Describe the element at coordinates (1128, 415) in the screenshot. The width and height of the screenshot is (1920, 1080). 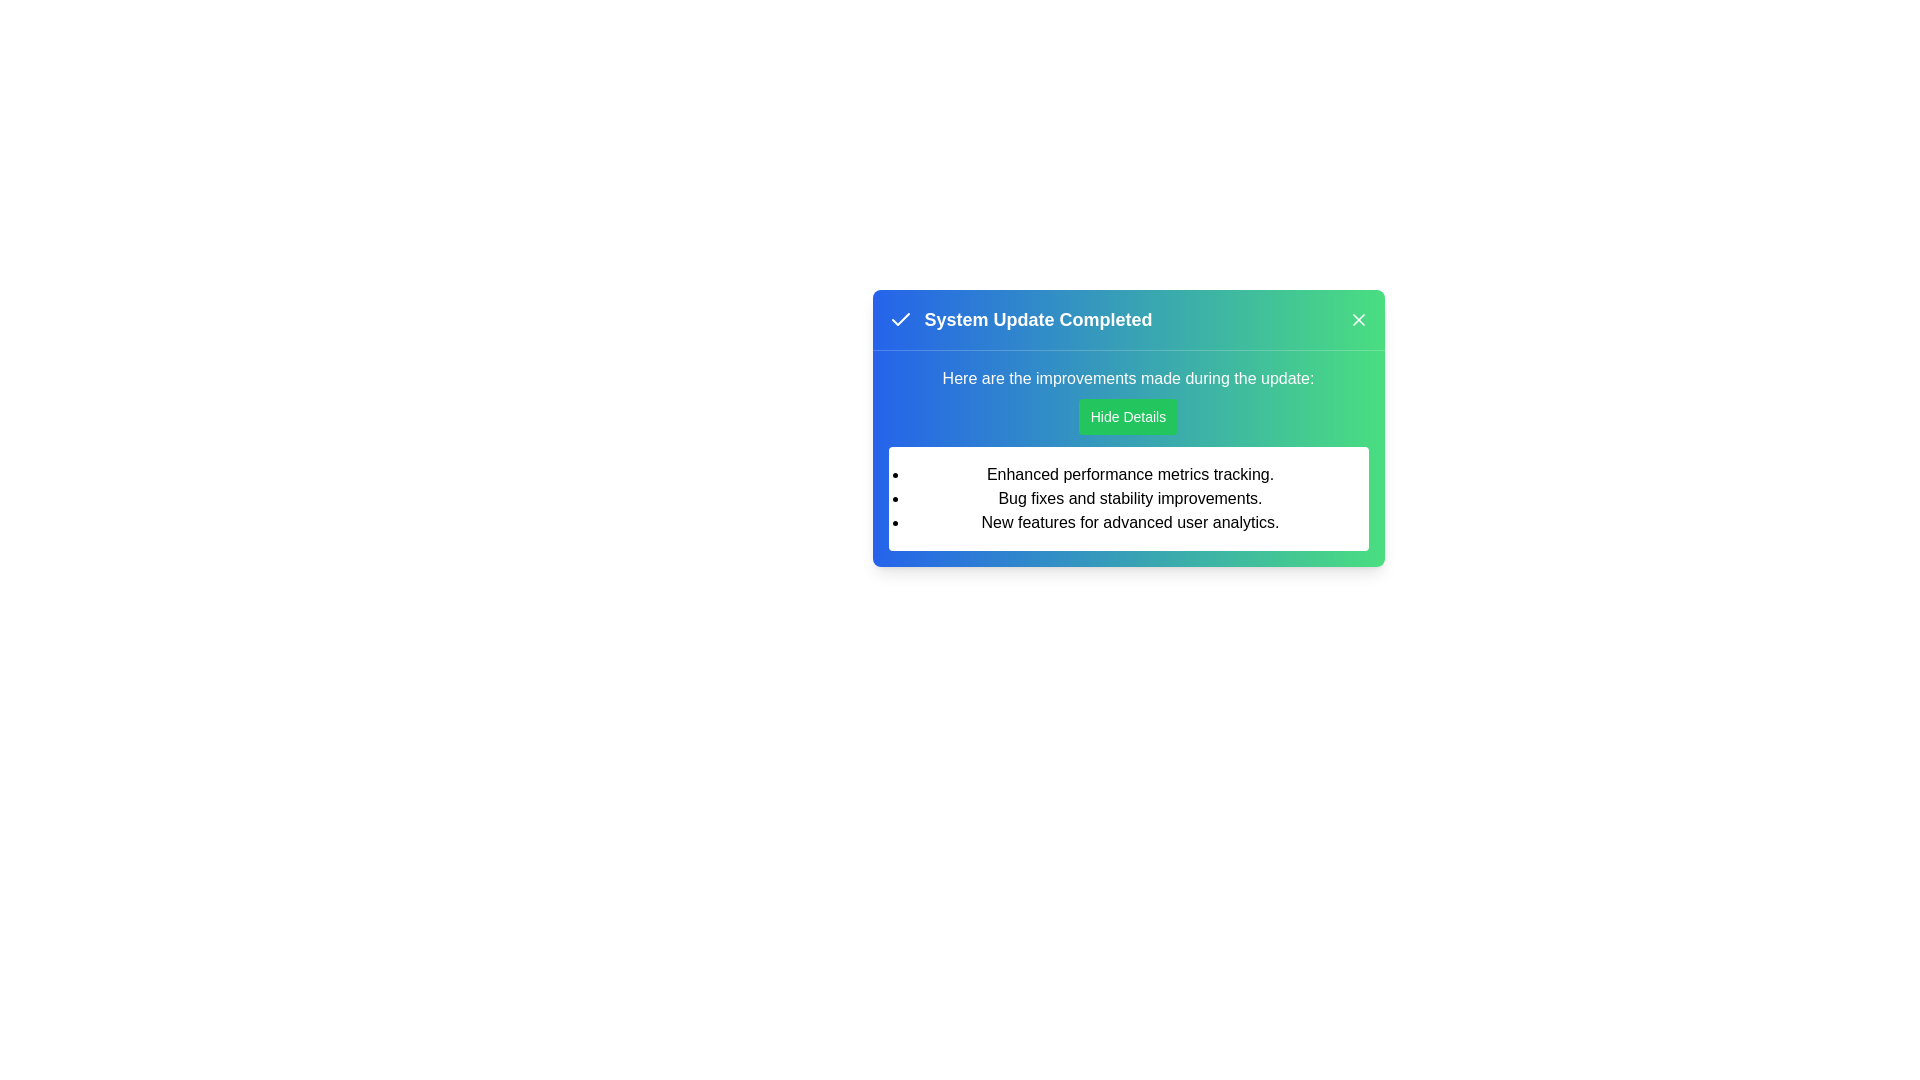
I see `'Hide Details' button to toggle the visibility of the details section` at that location.